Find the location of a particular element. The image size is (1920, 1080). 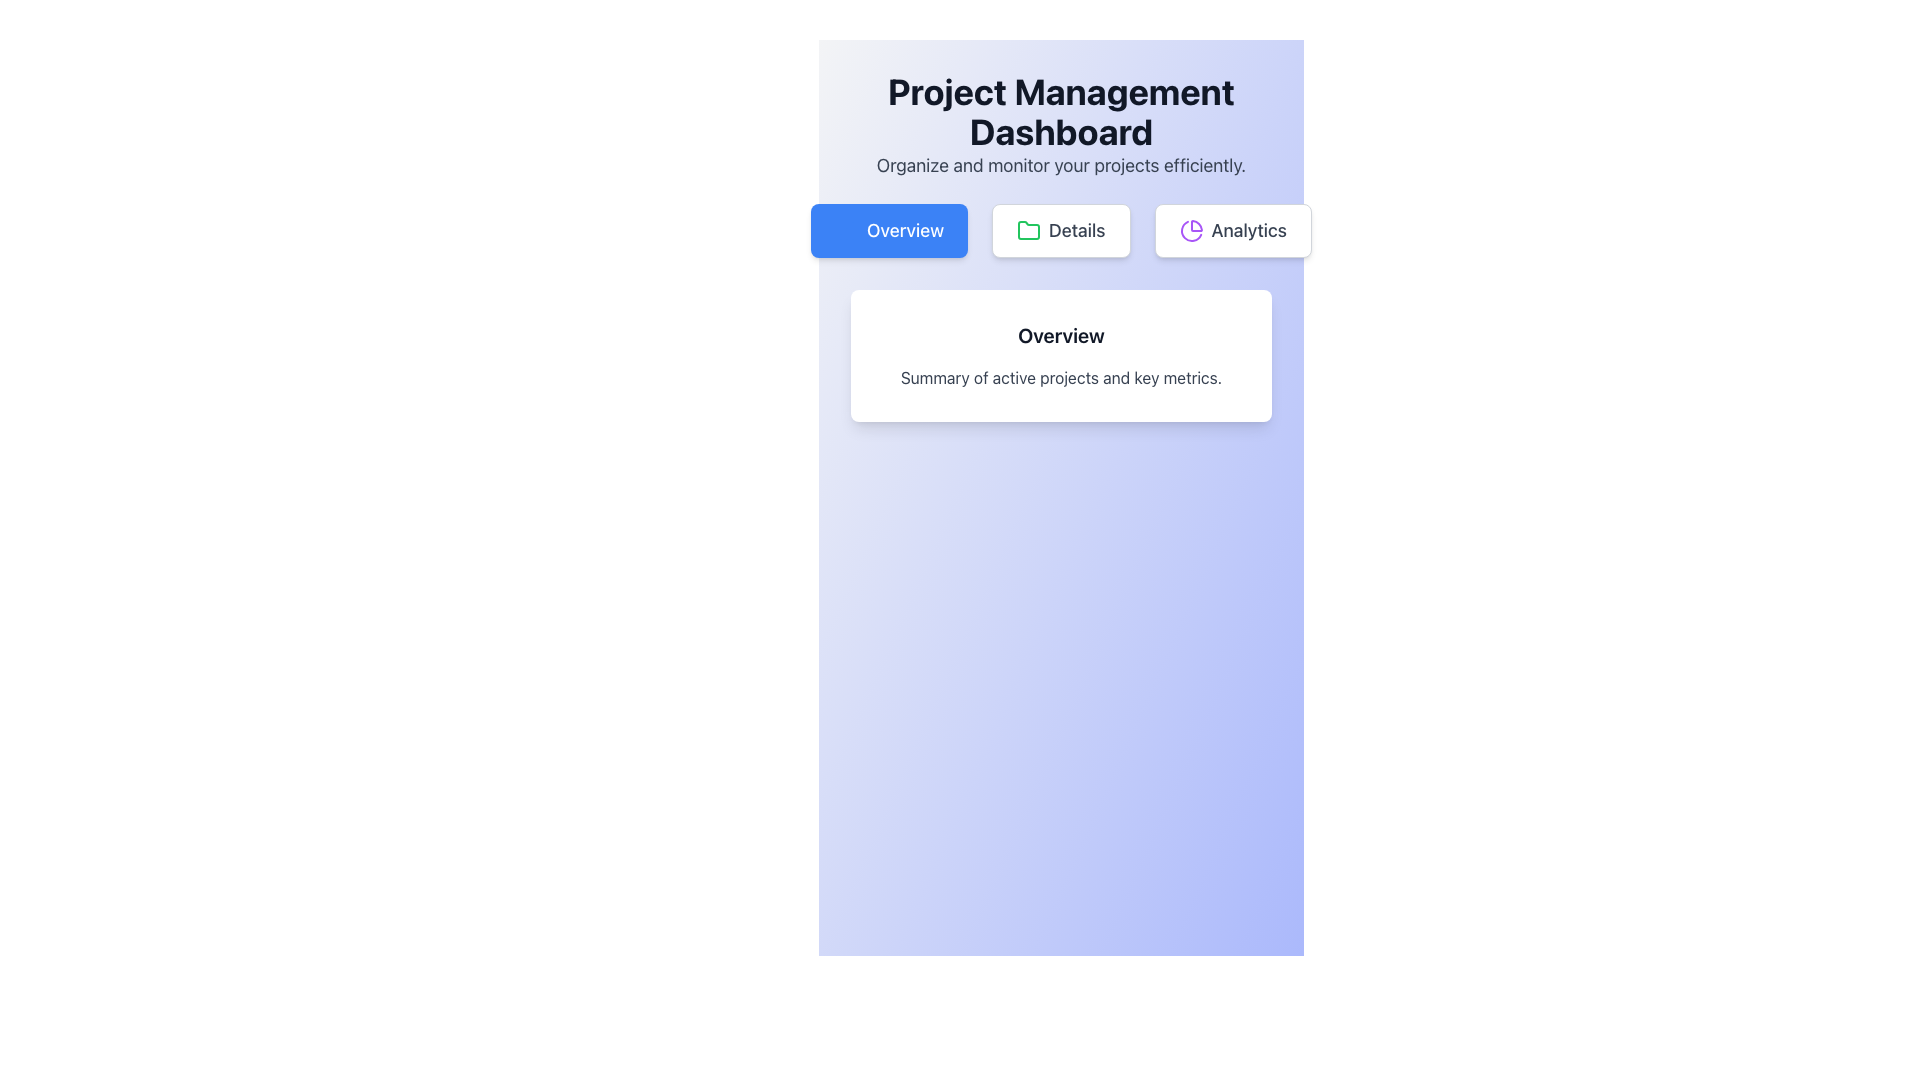

the pie chart icon representing the 'Analytics' section in the top-right menu bar is located at coordinates (1191, 230).